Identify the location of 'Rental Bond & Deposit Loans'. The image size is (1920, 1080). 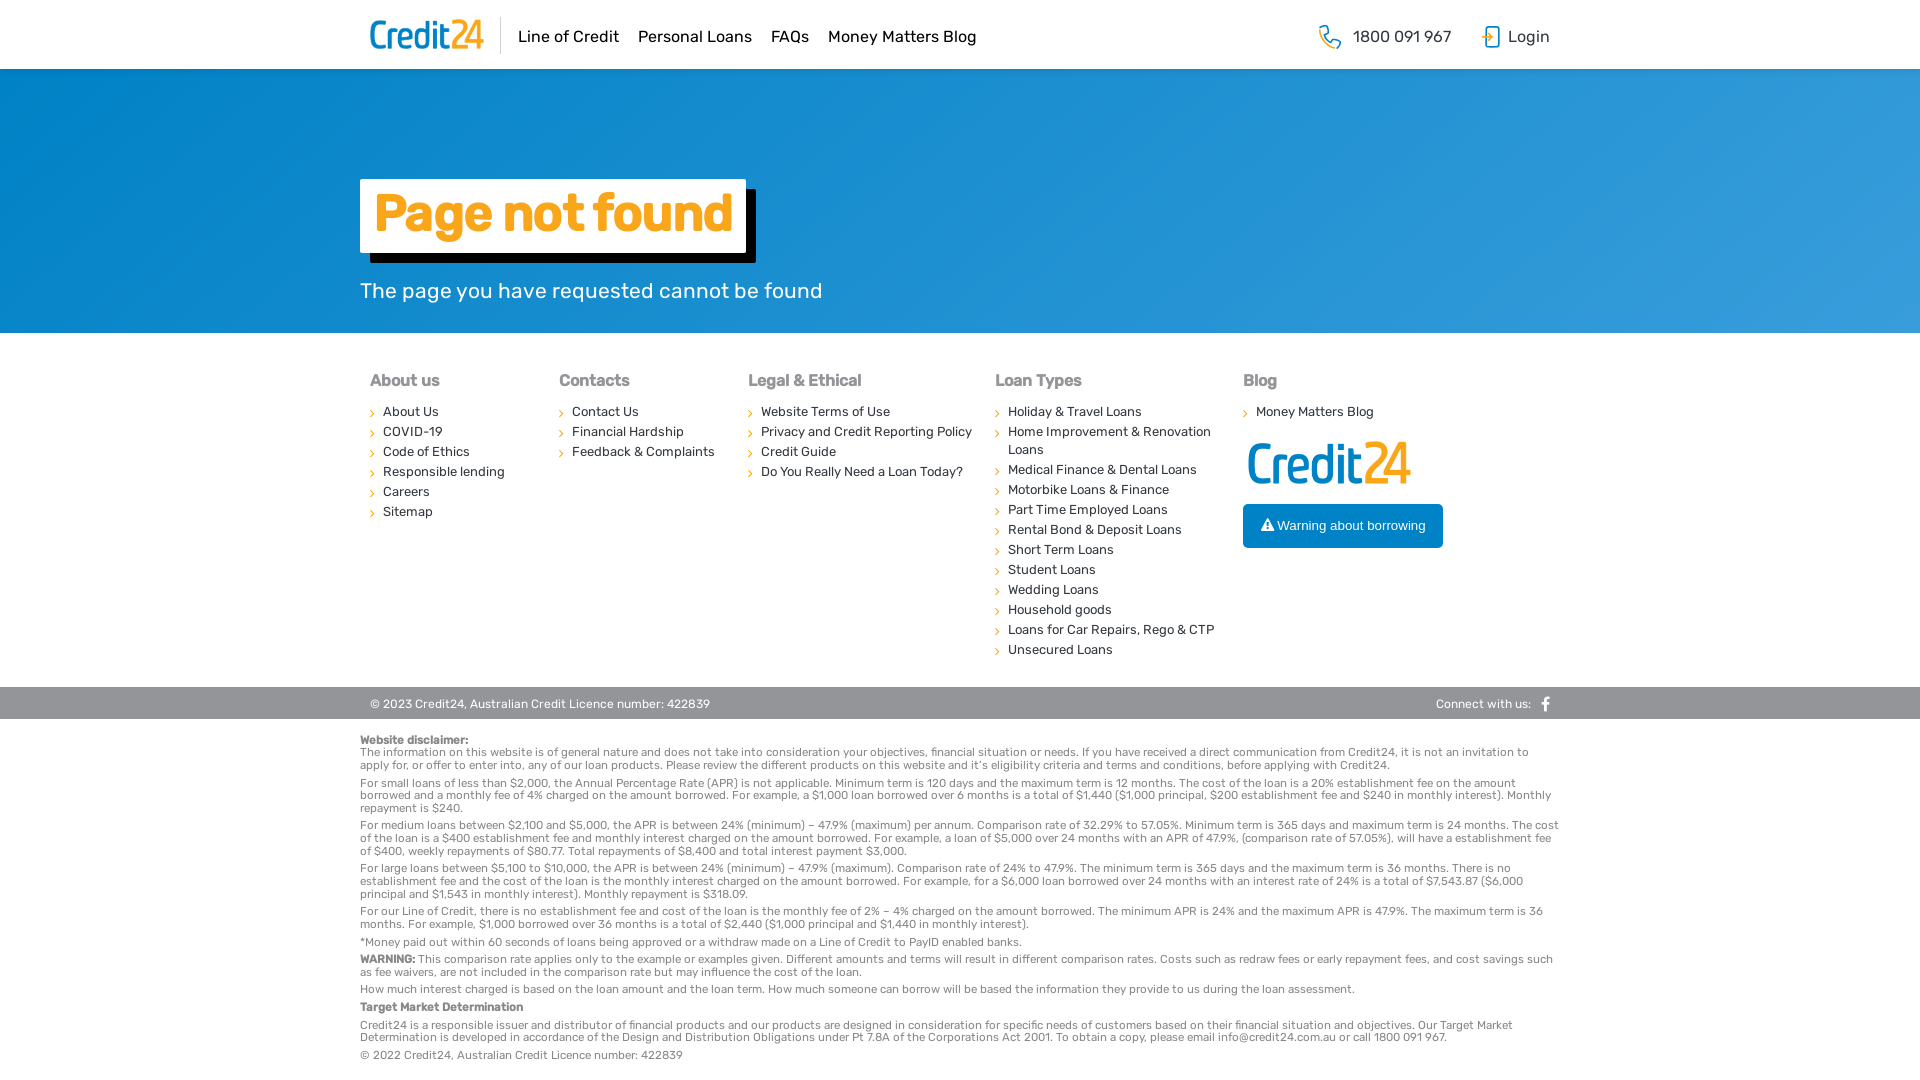
(1106, 528).